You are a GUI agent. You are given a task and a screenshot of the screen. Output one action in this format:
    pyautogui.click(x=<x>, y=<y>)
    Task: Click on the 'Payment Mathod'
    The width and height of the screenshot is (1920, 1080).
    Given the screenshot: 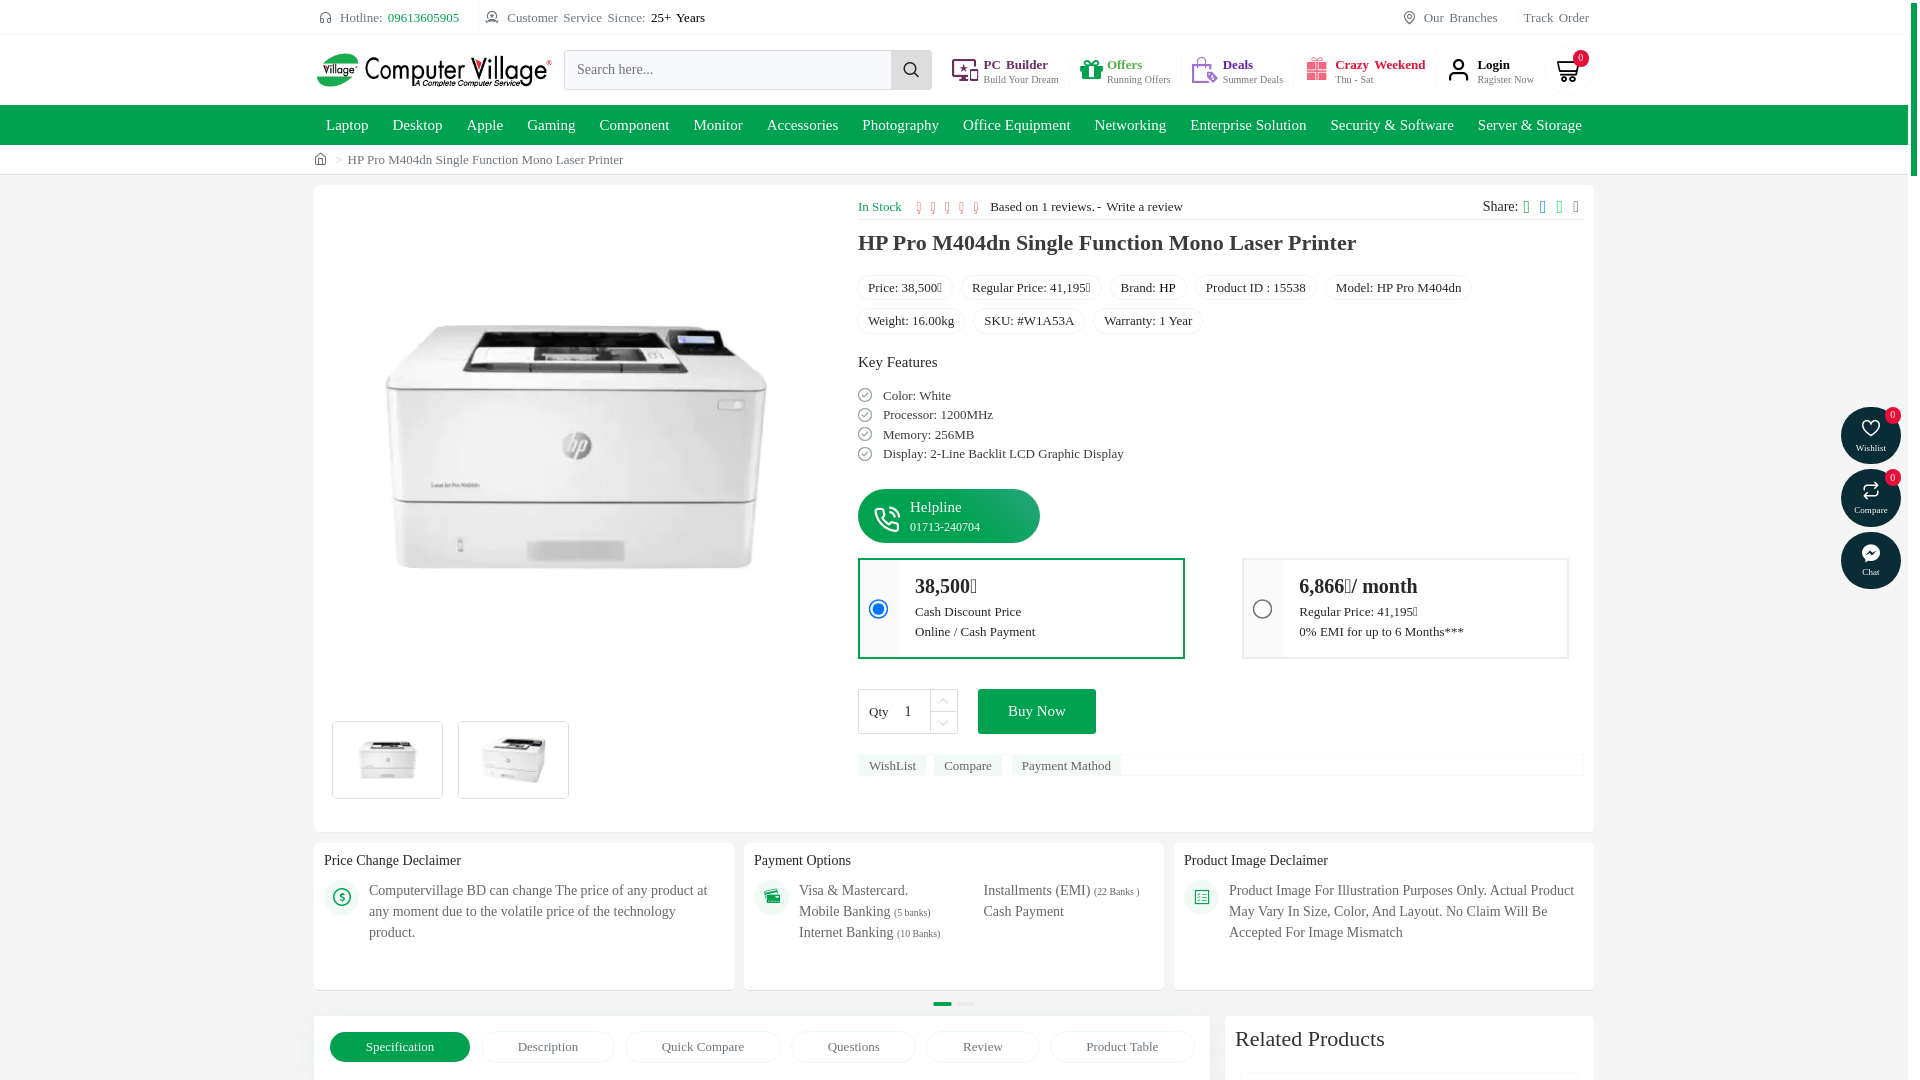 What is the action you would take?
    pyautogui.click(x=1065, y=764)
    